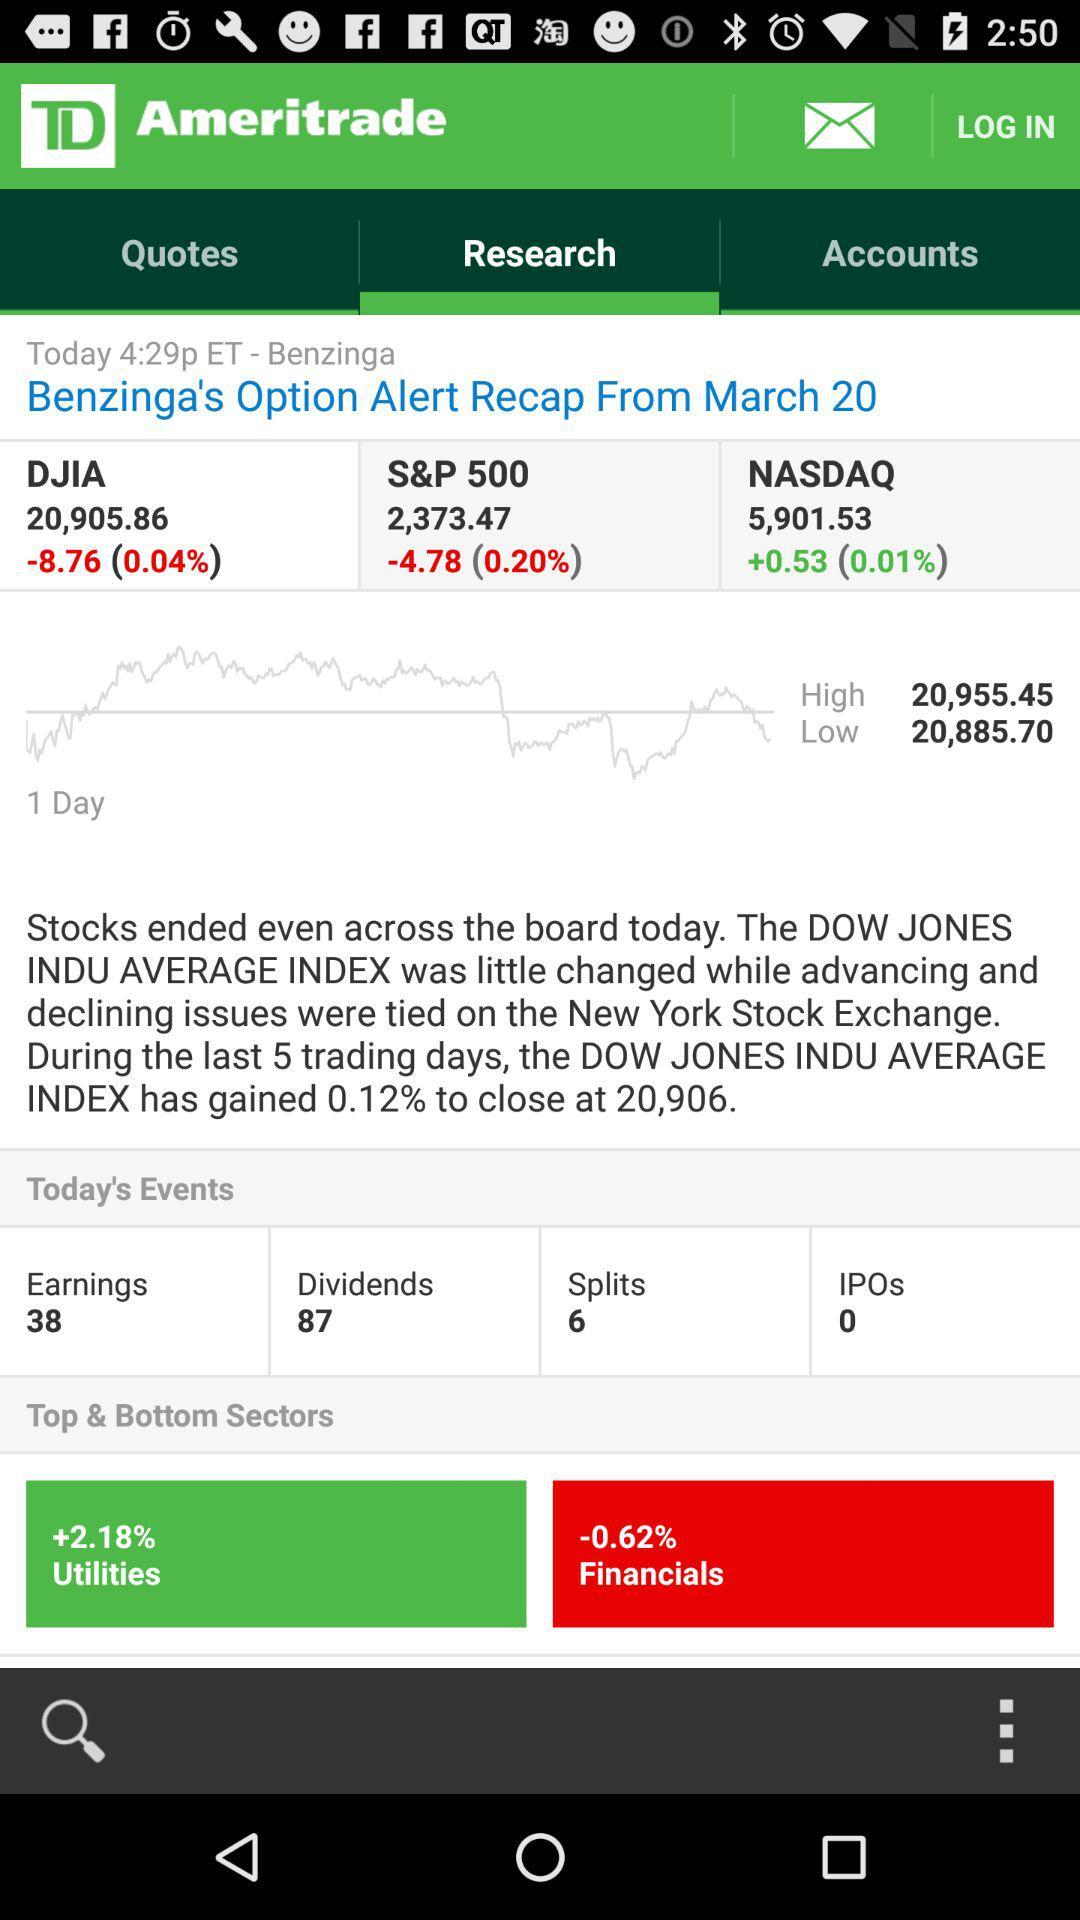 This screenshot has width=1080, height=1920. Describe the element at coordinates (177, 515) in the screenshot. I see `djia 20 905 item` at that location.